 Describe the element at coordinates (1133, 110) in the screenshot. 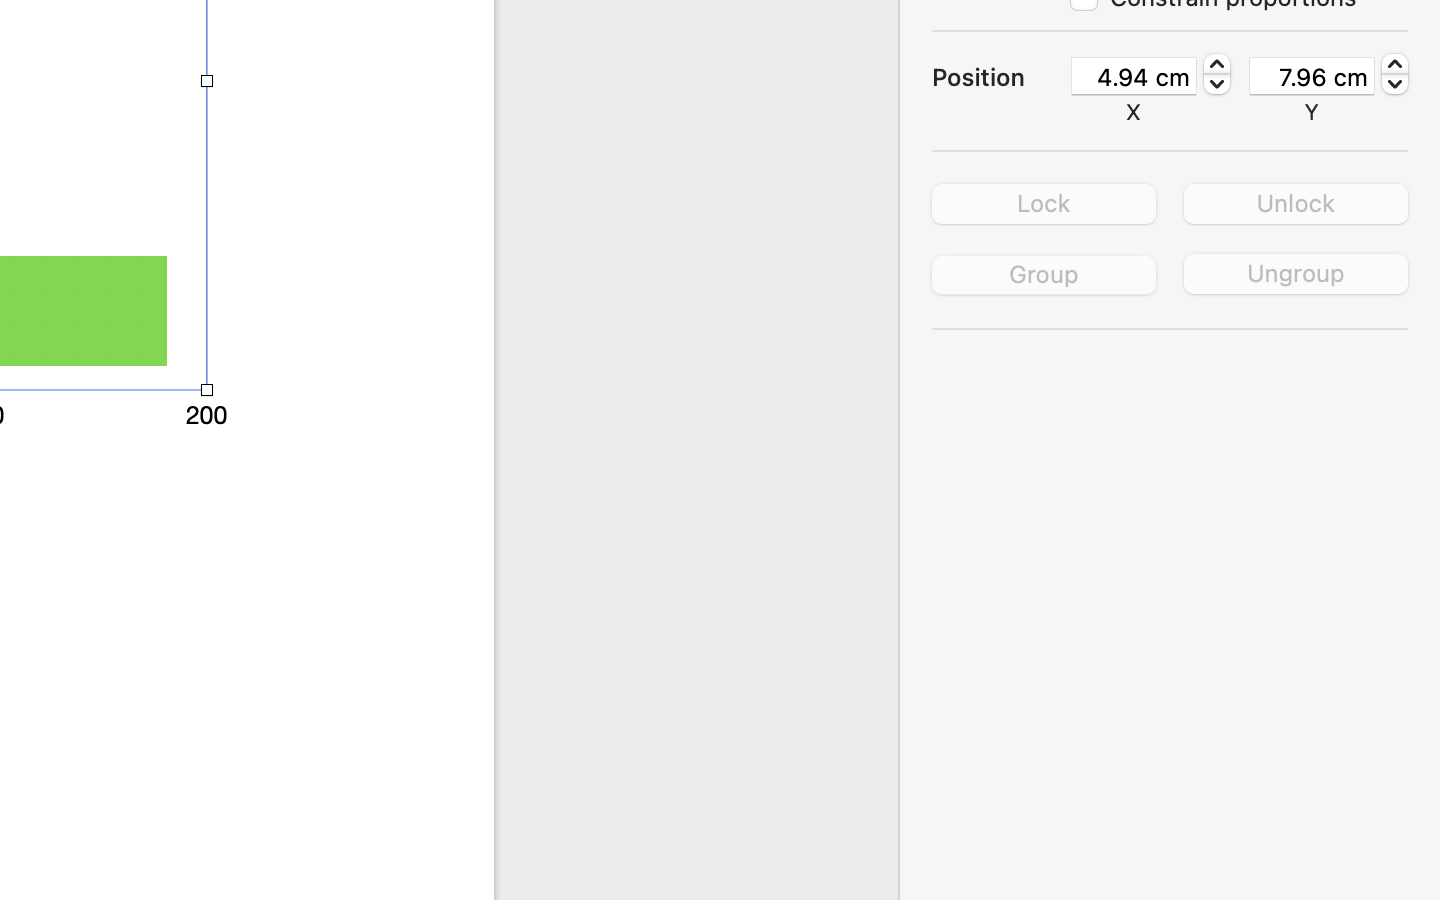

I see `'X'` at that location.